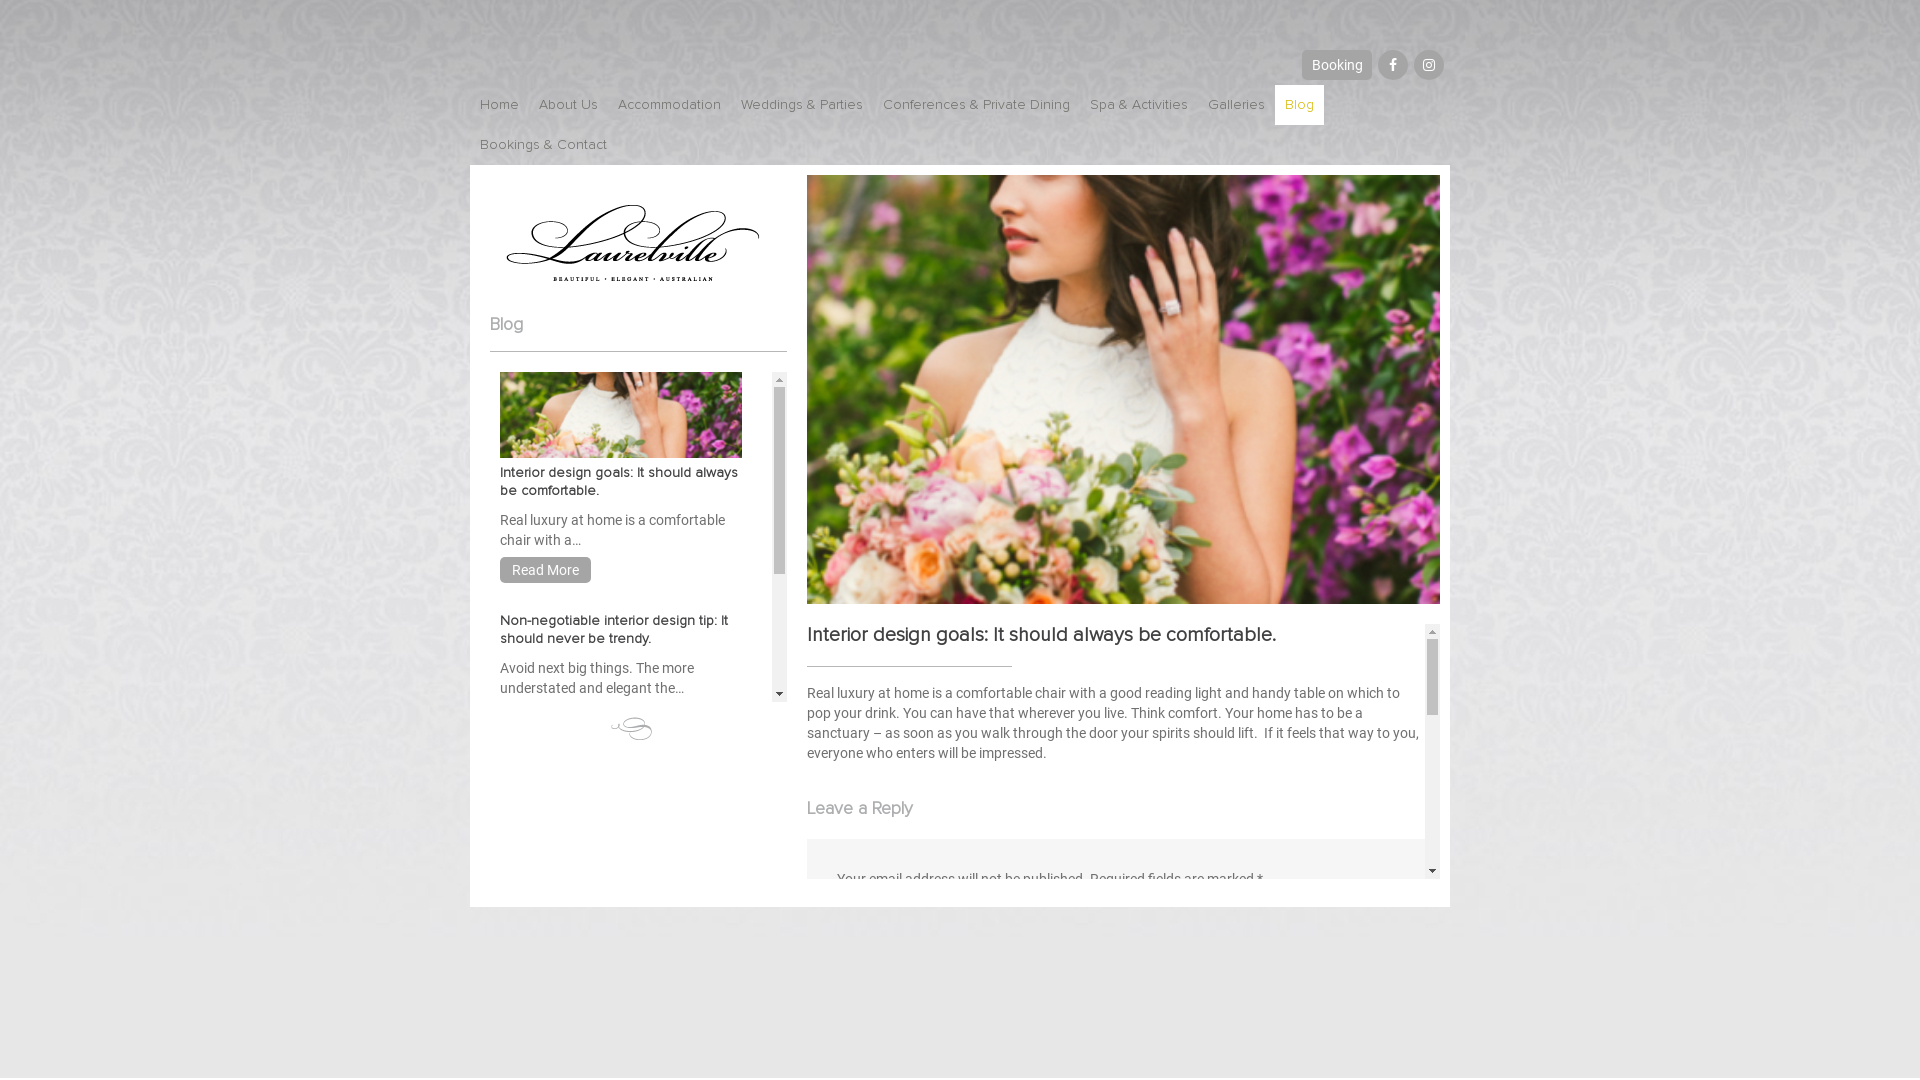 The image size is (1920, 1080). I want to click on 'Blog', so click(1299, 104).